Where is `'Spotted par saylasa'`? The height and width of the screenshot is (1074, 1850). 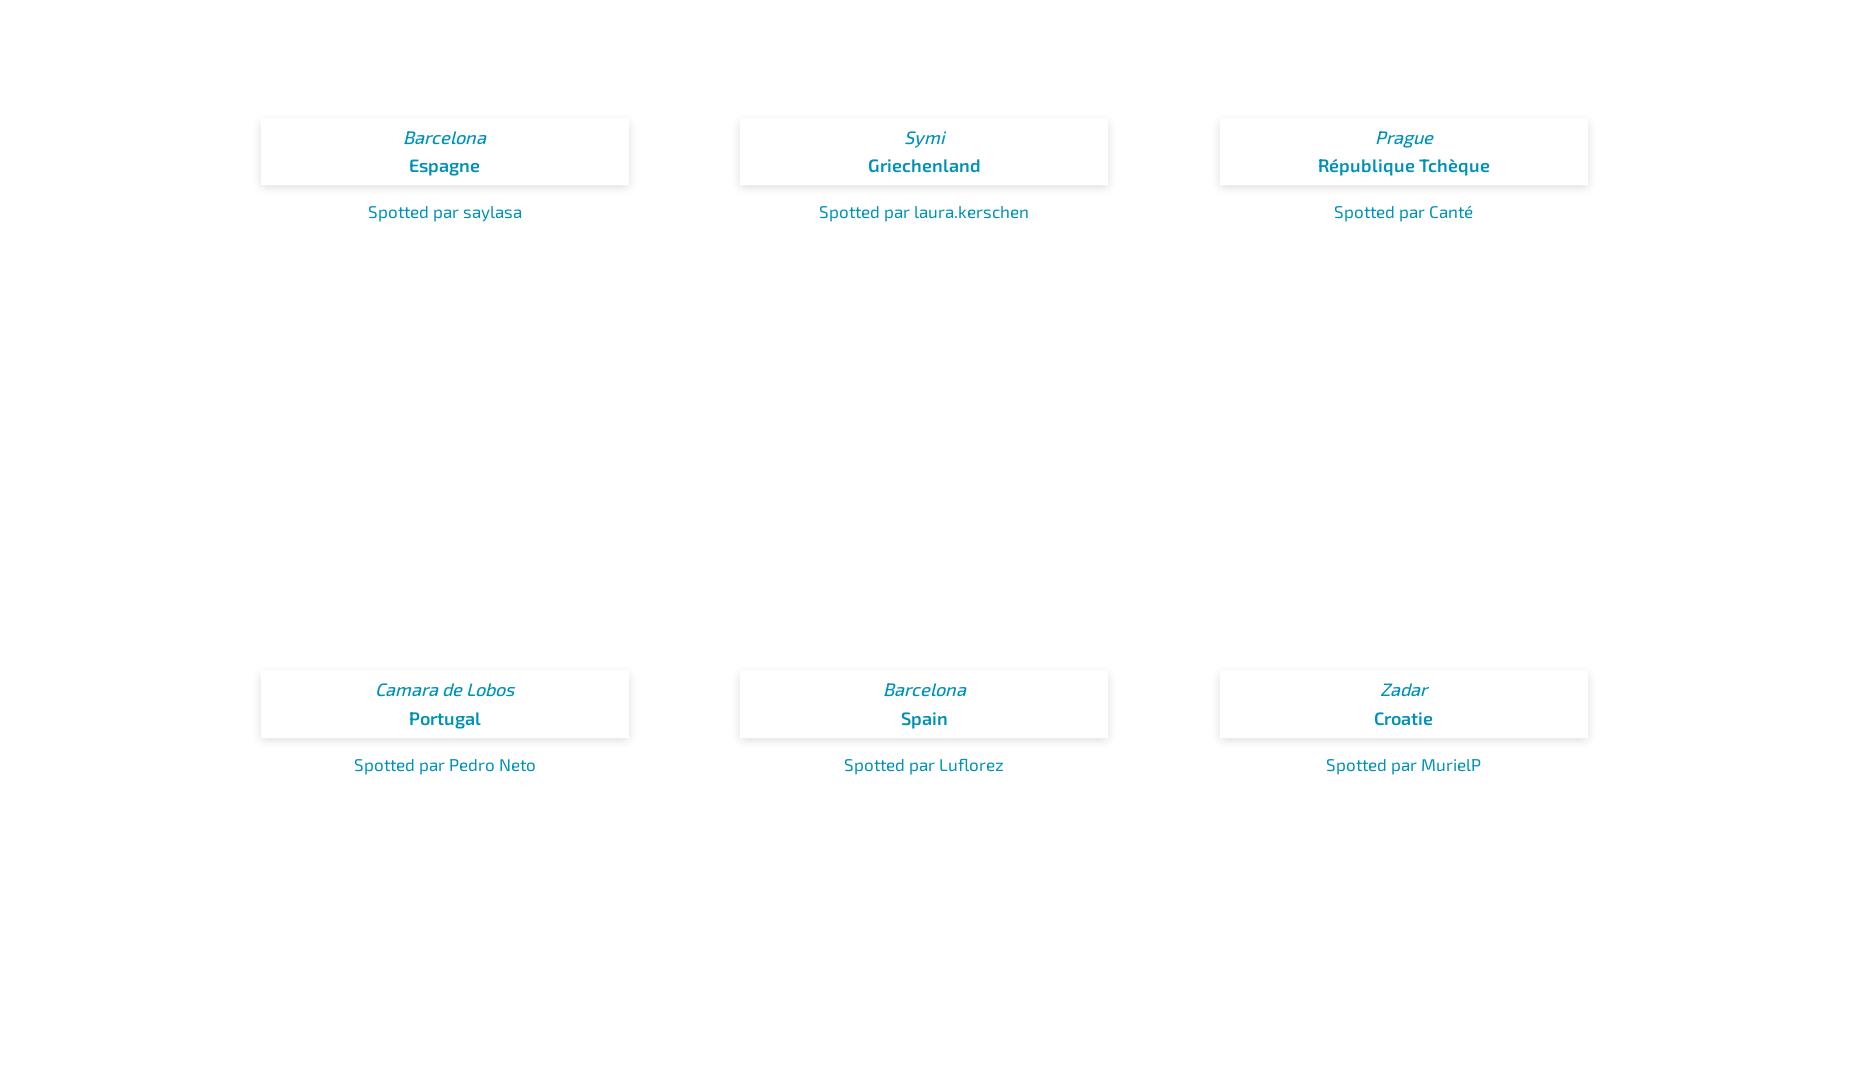 'Spotted par saylasa' is located at coordinates (443, 211).